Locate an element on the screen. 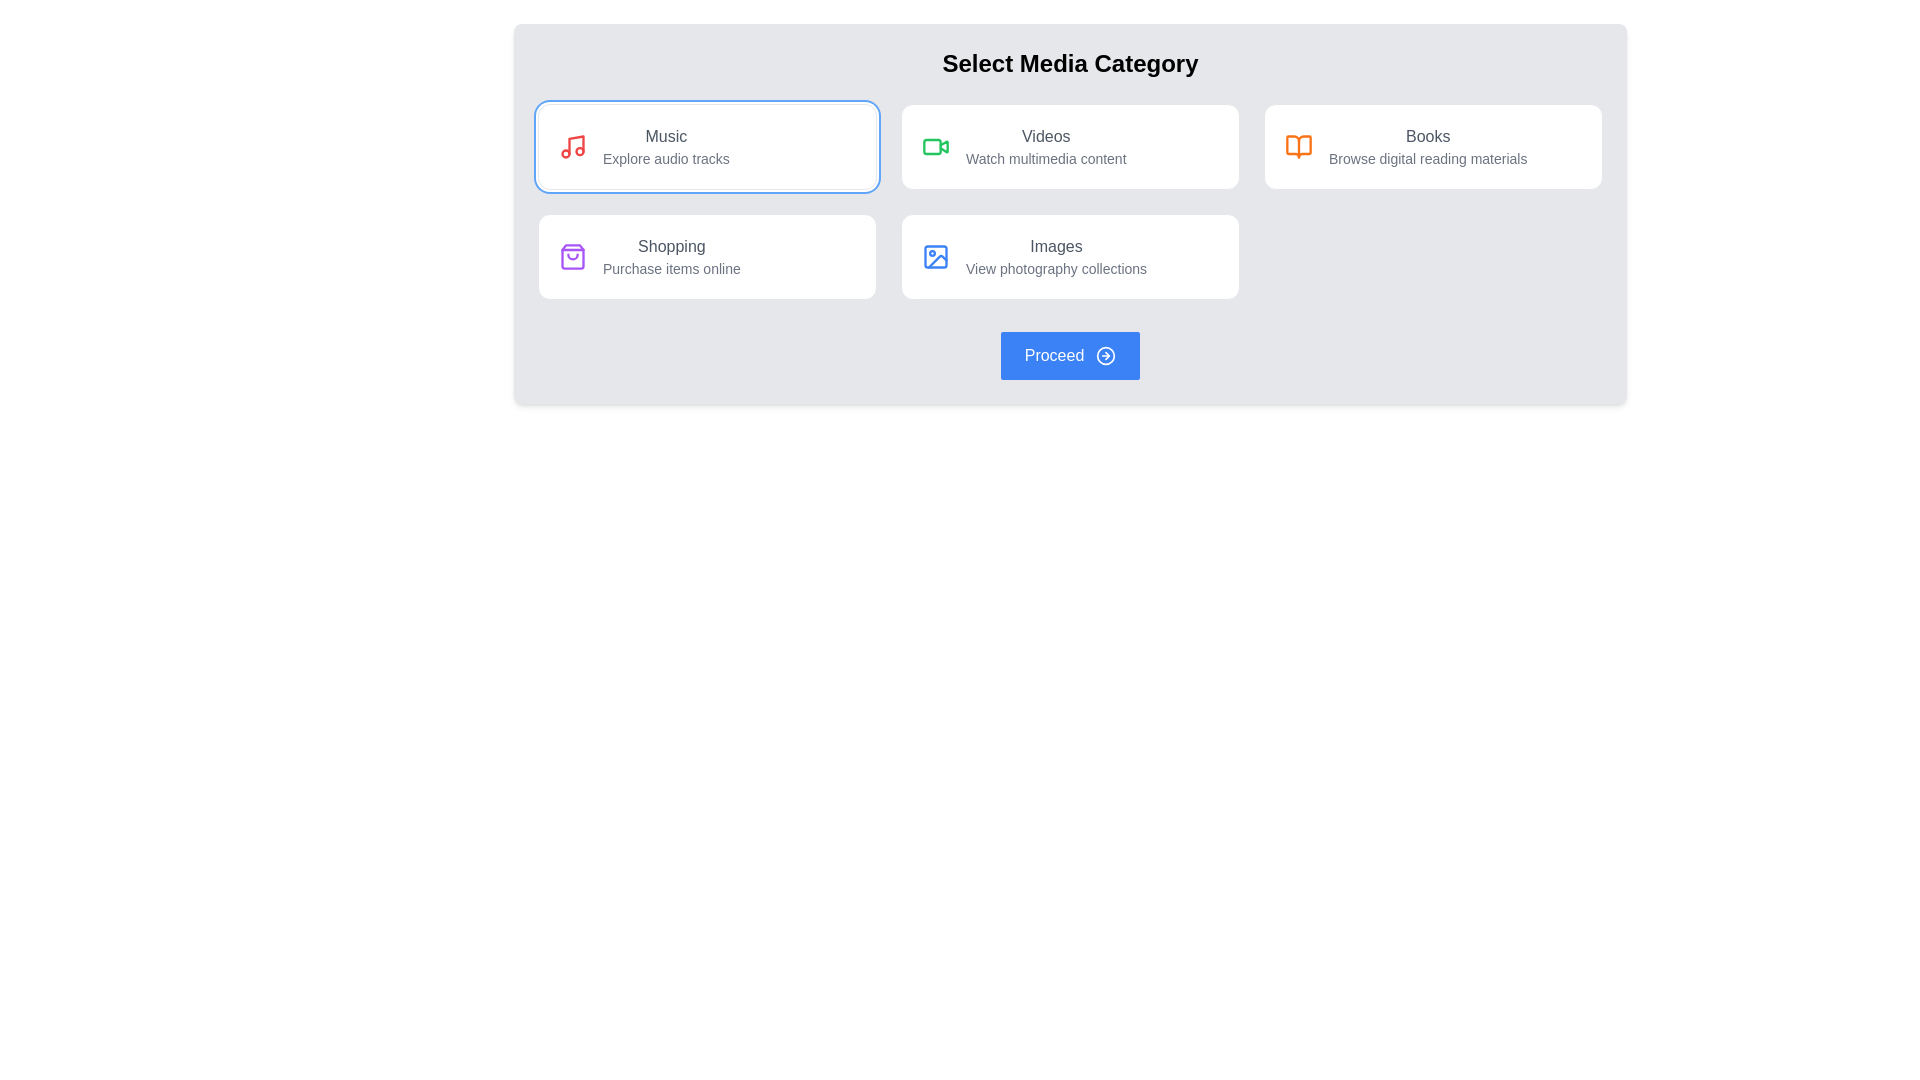  the second card in the grid layout is located at coordinates (1069, 145).